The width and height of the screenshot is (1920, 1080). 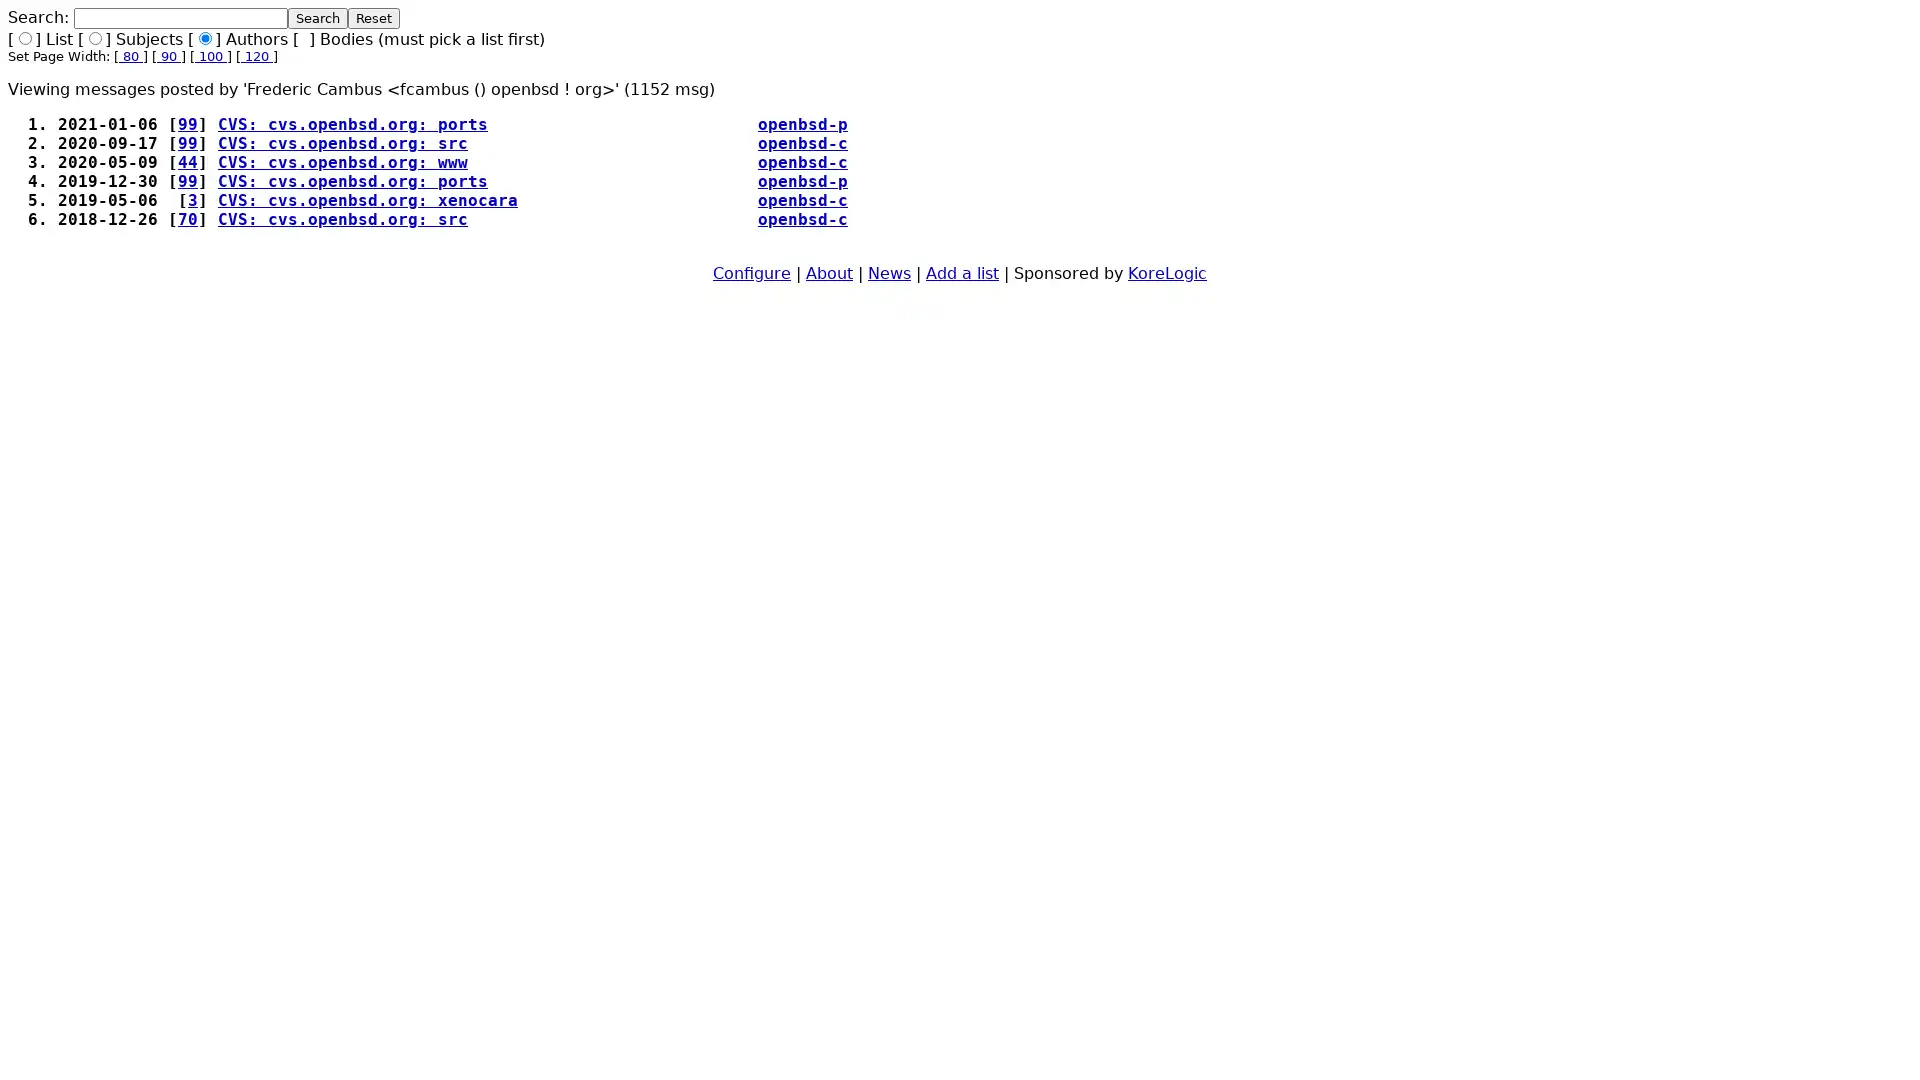 I want to click on Search, so click(x=316, y=18).